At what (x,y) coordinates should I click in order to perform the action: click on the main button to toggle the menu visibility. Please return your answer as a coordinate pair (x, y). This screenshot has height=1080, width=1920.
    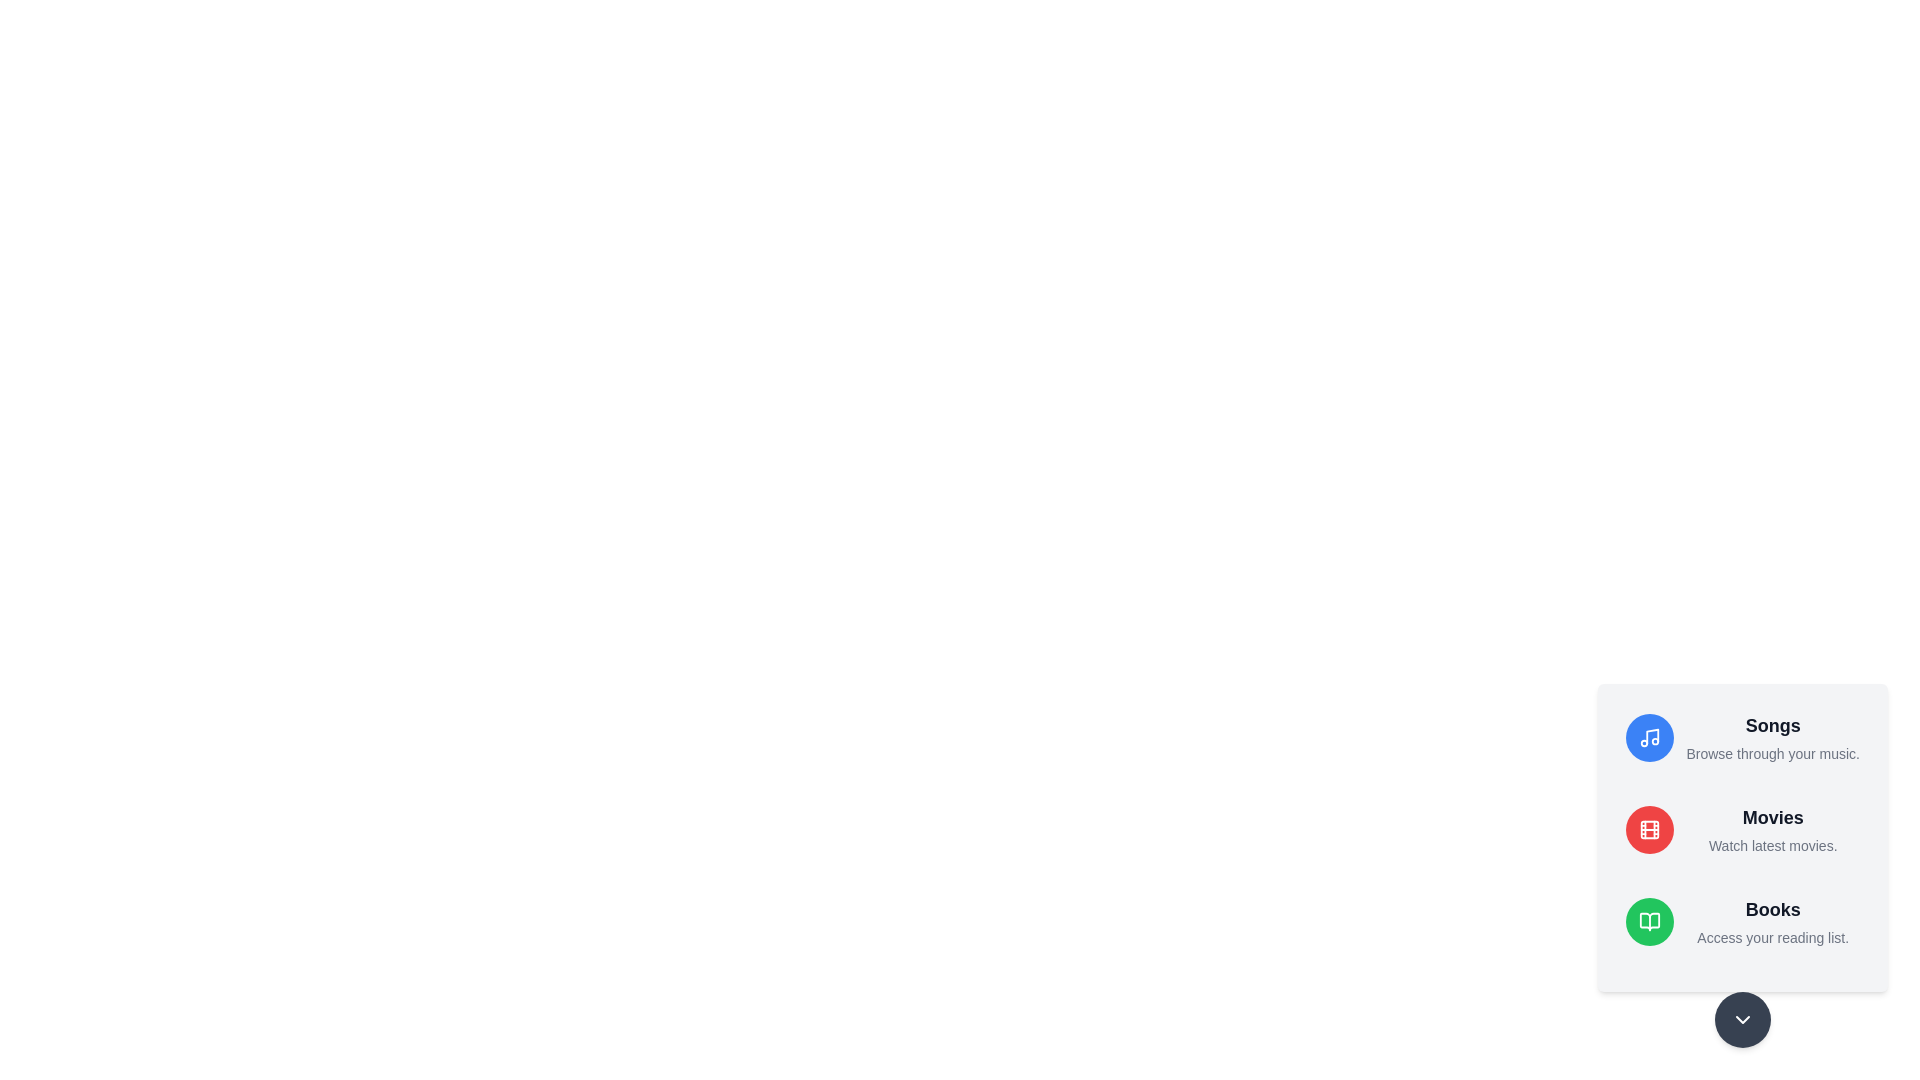
    Looking at the image, I should click on (1742, 1019).